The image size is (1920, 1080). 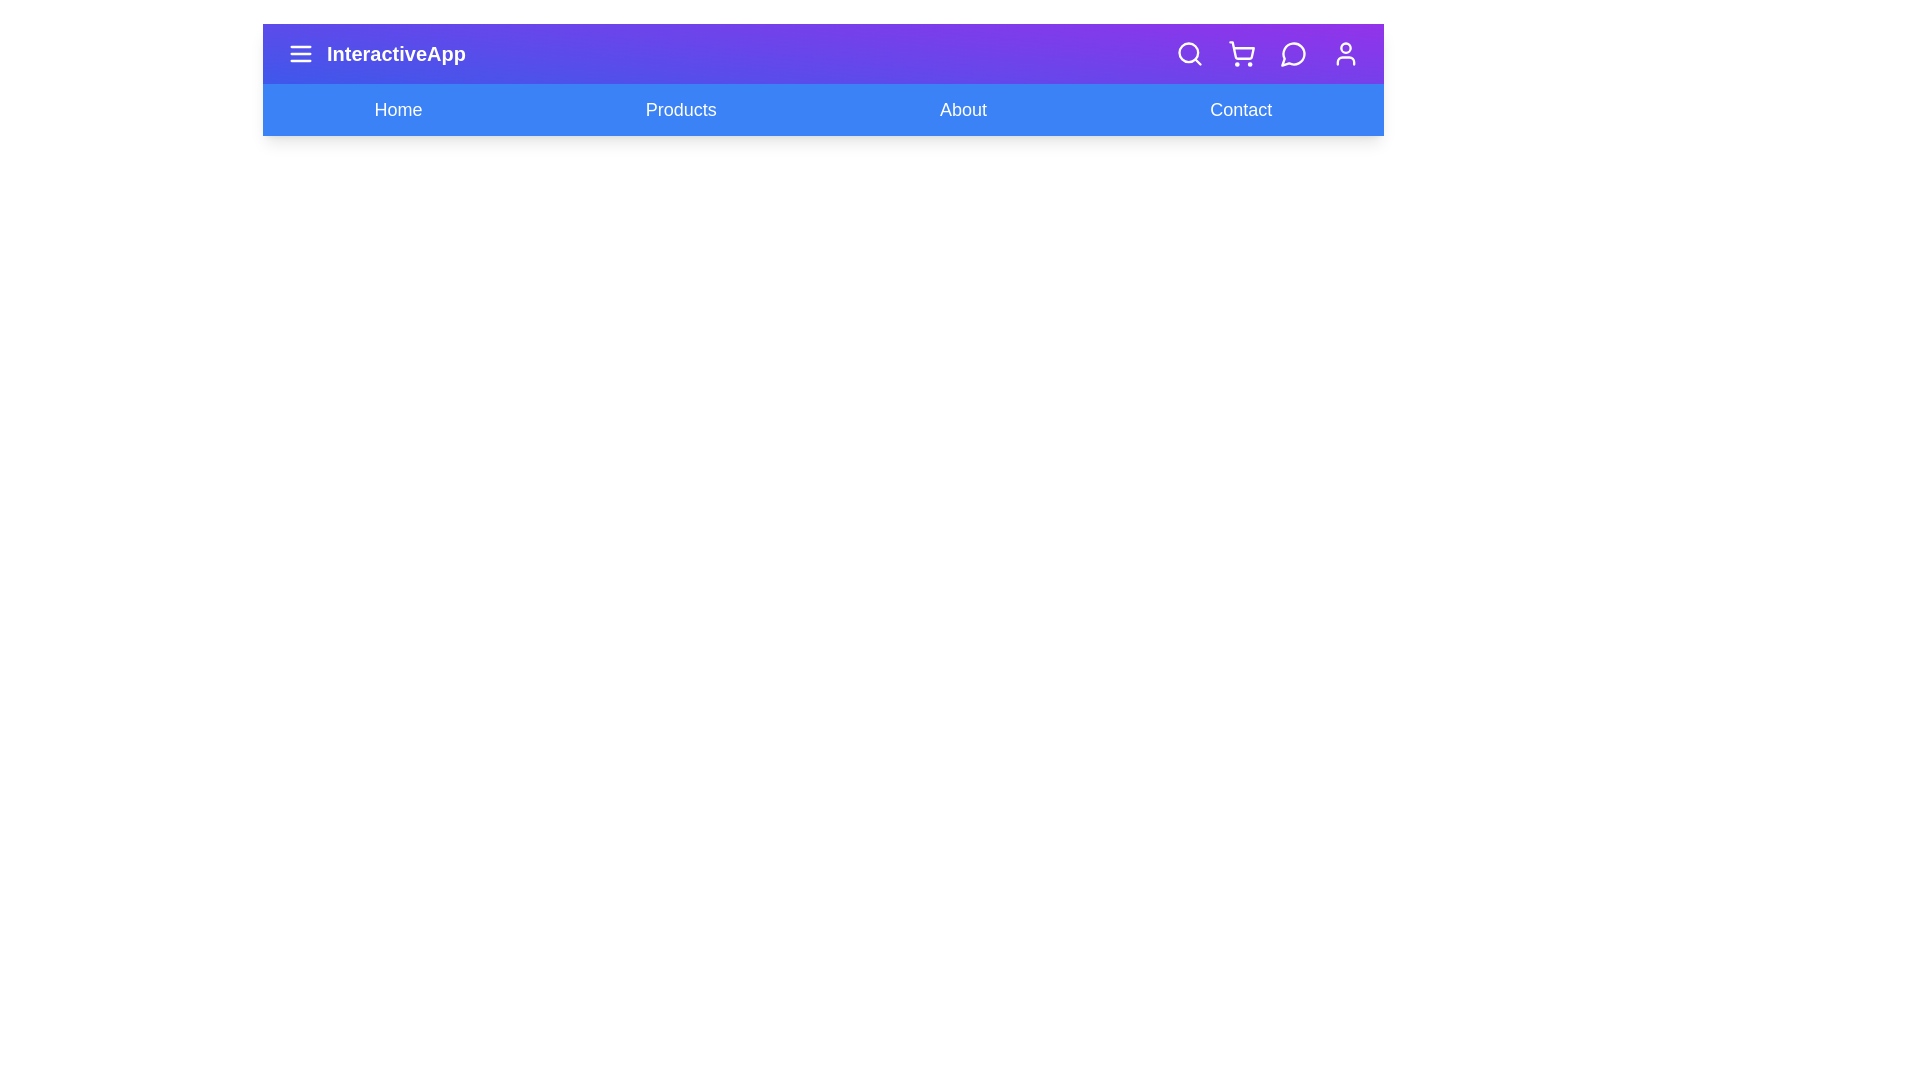 What do you see at coordinates (300, 53) in the screenshot?
I see `the menu button to toggle the menu visibility` at bounding box center [300, 53].